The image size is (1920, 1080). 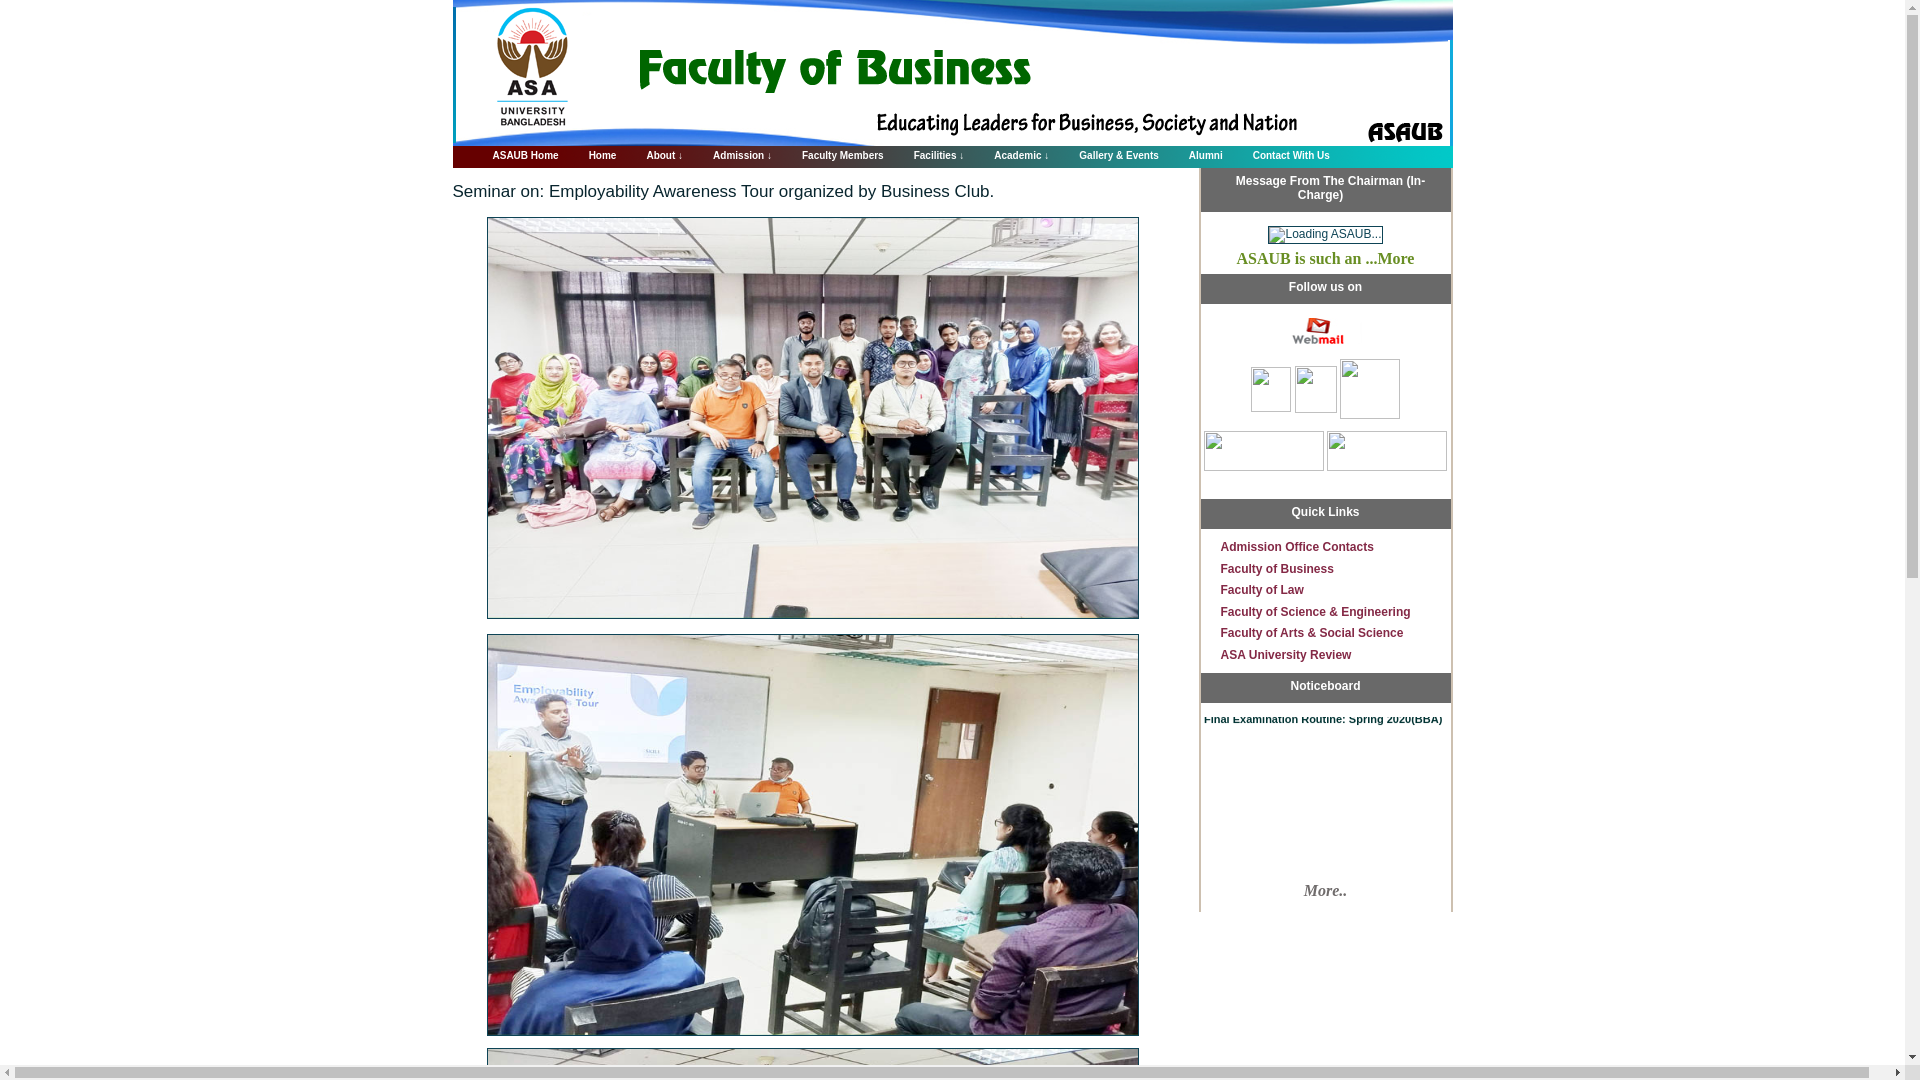 What do you see at coordinates (1285, 655) in the screenshot?
I see `'ASA University Review'` at bounding box center [1285, 655].